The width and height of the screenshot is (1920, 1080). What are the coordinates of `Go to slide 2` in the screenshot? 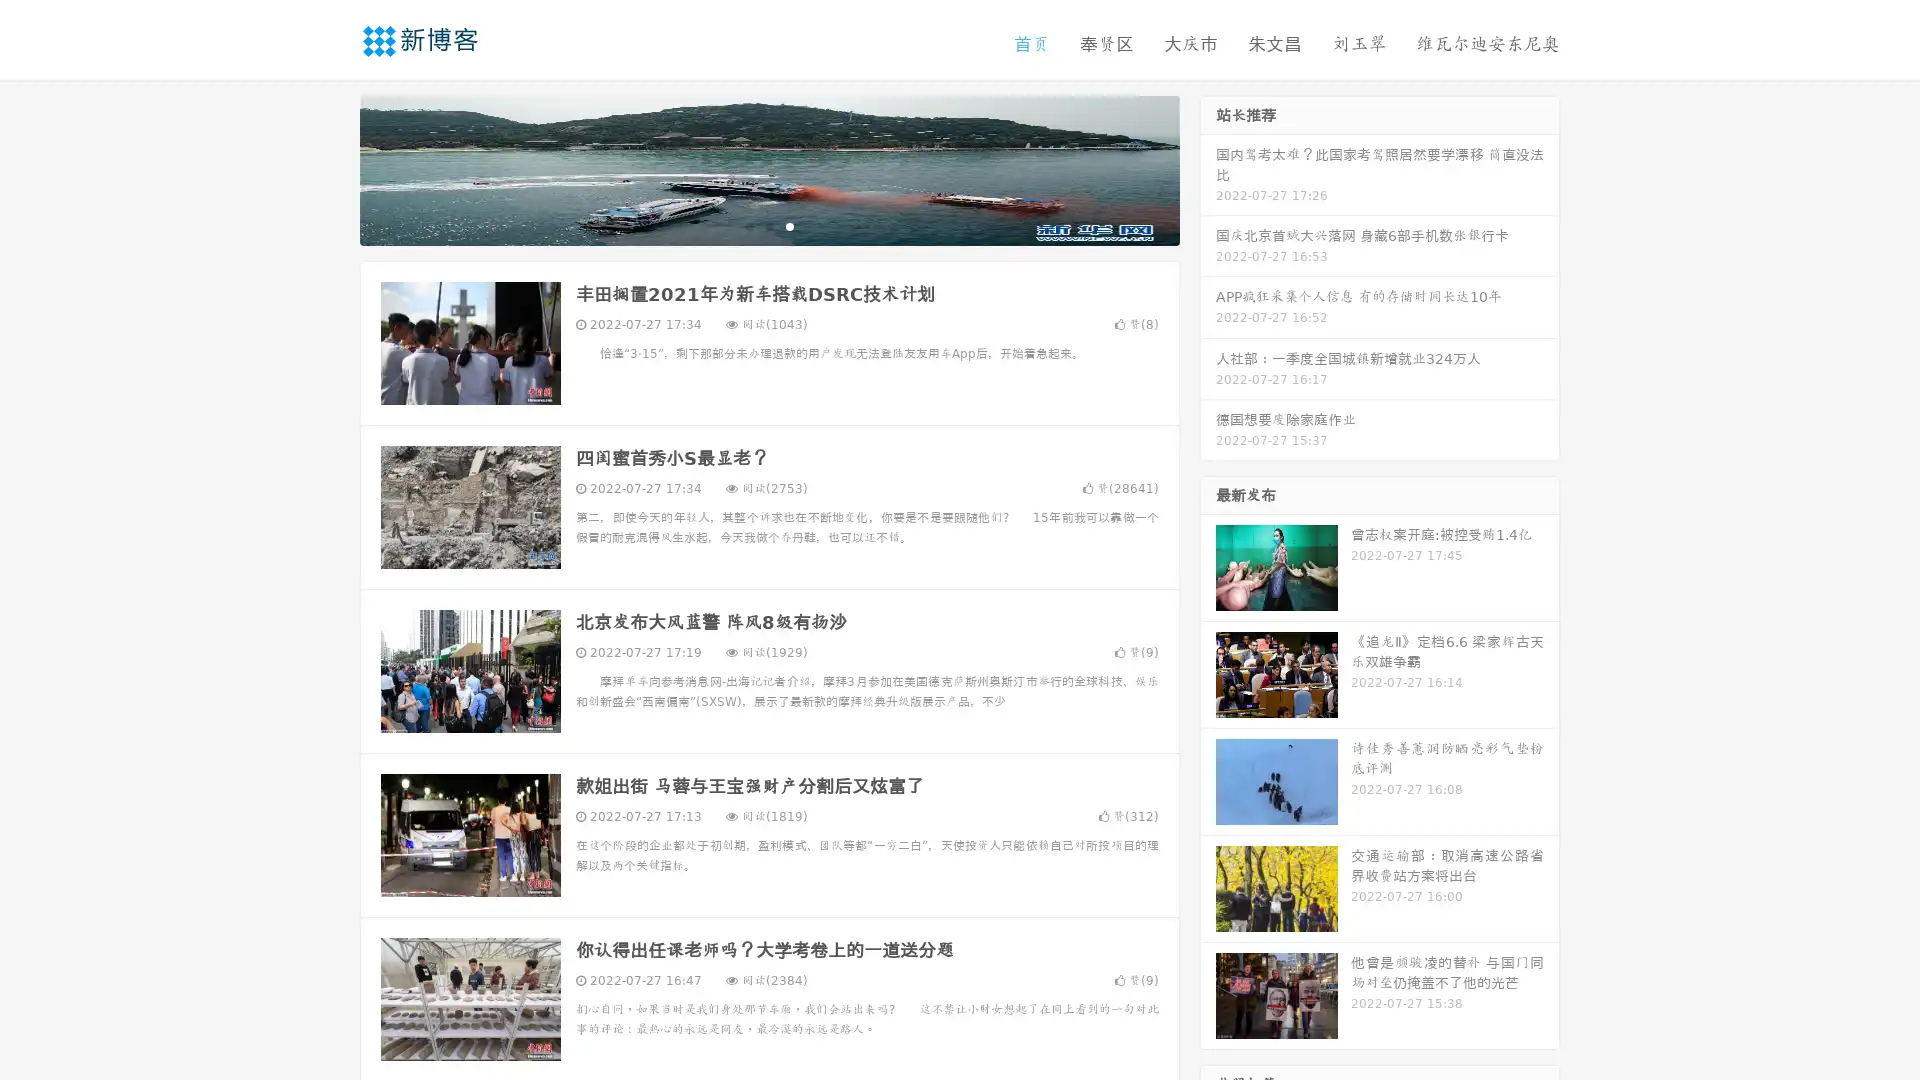 It's located at (768, 225).